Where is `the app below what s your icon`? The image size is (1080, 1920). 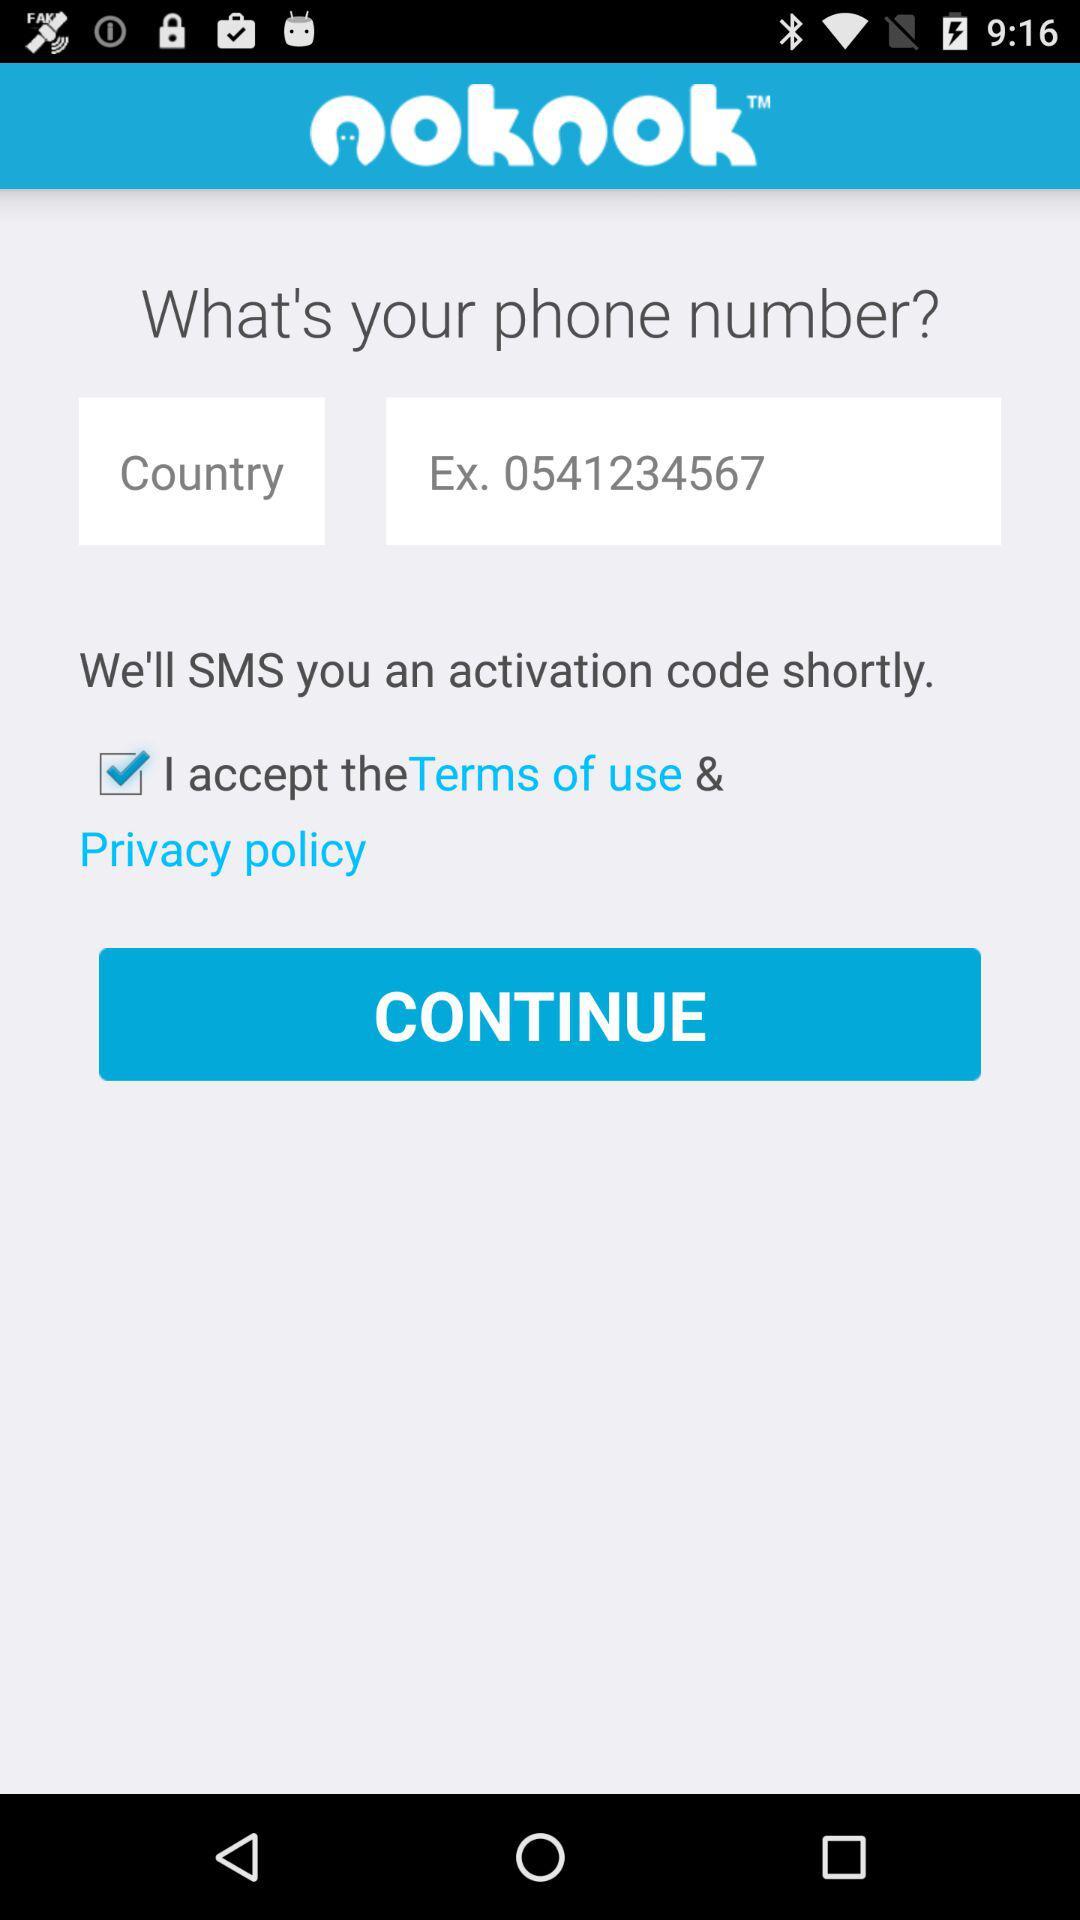
the app below what s your icon is located at coordinates (201, 470).